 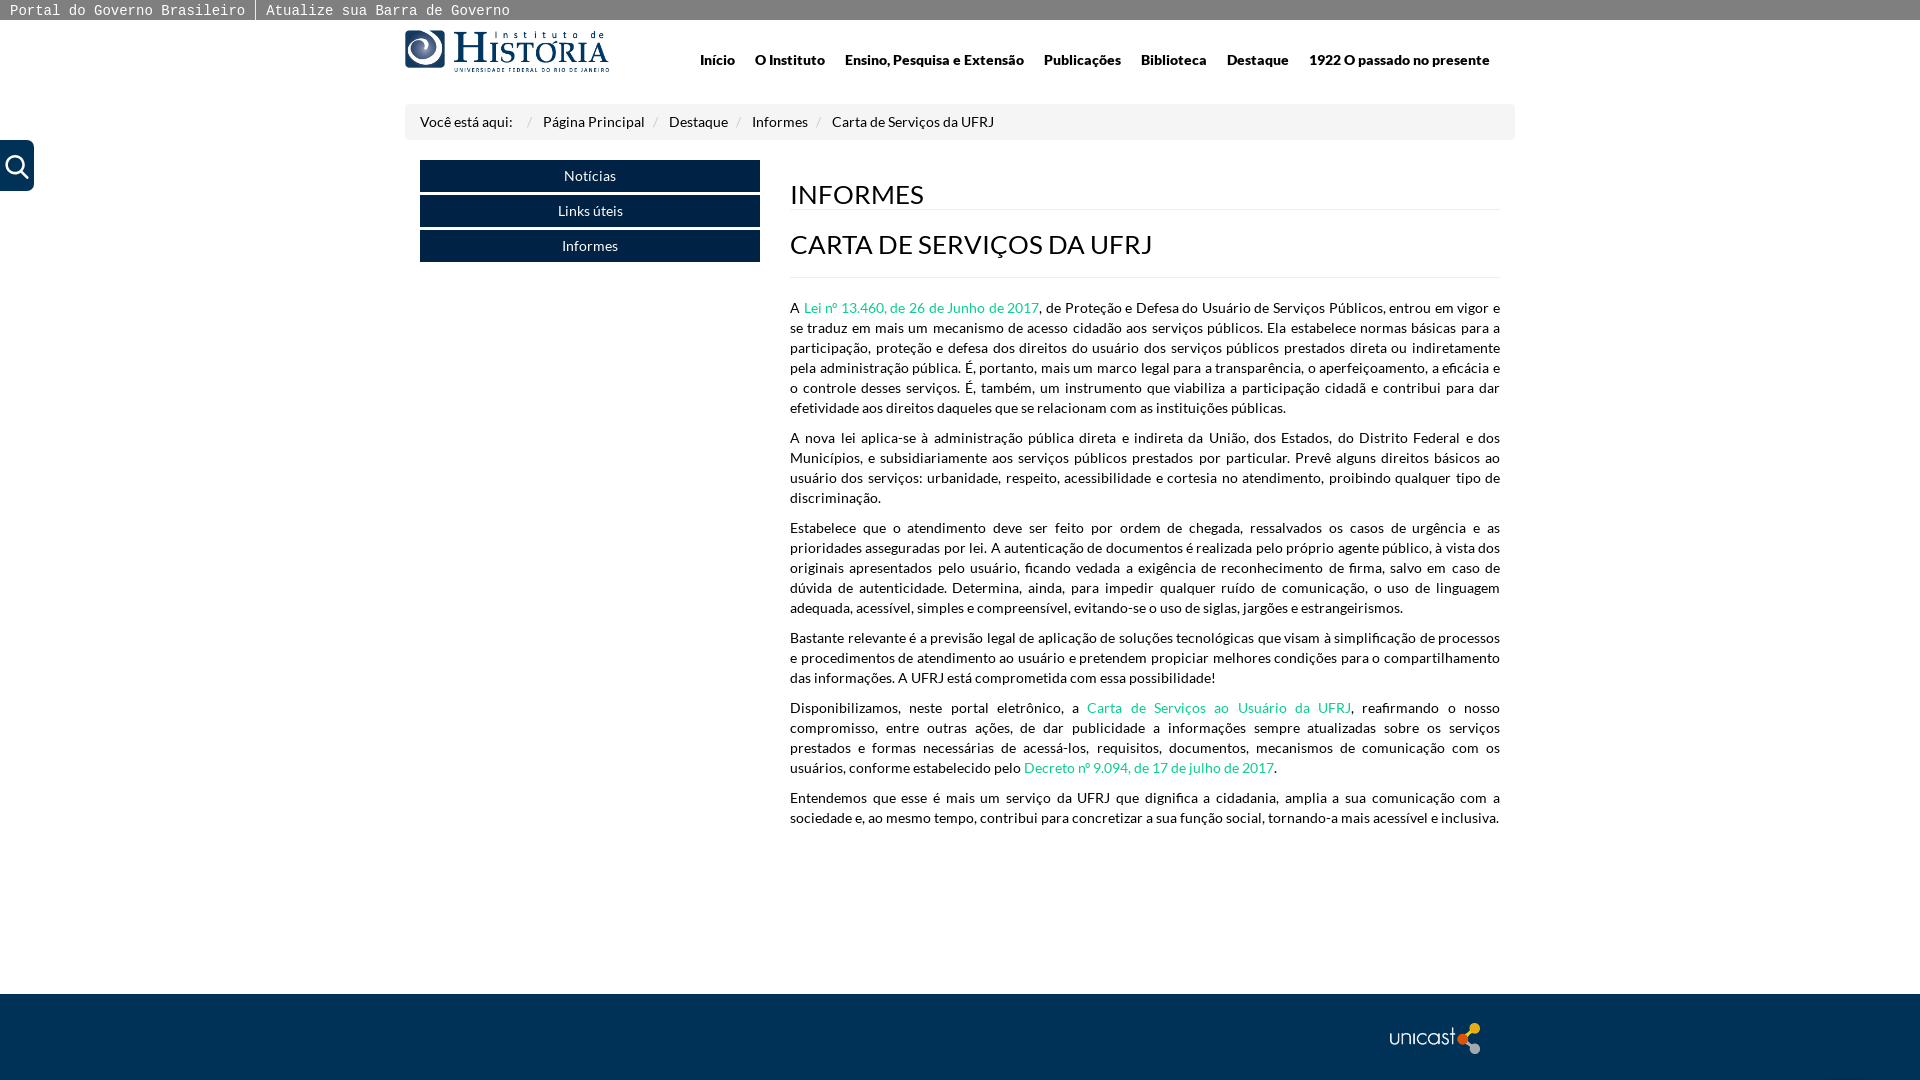 I want to click on '1922 O passado no presente', so click(x=1398, y=58).